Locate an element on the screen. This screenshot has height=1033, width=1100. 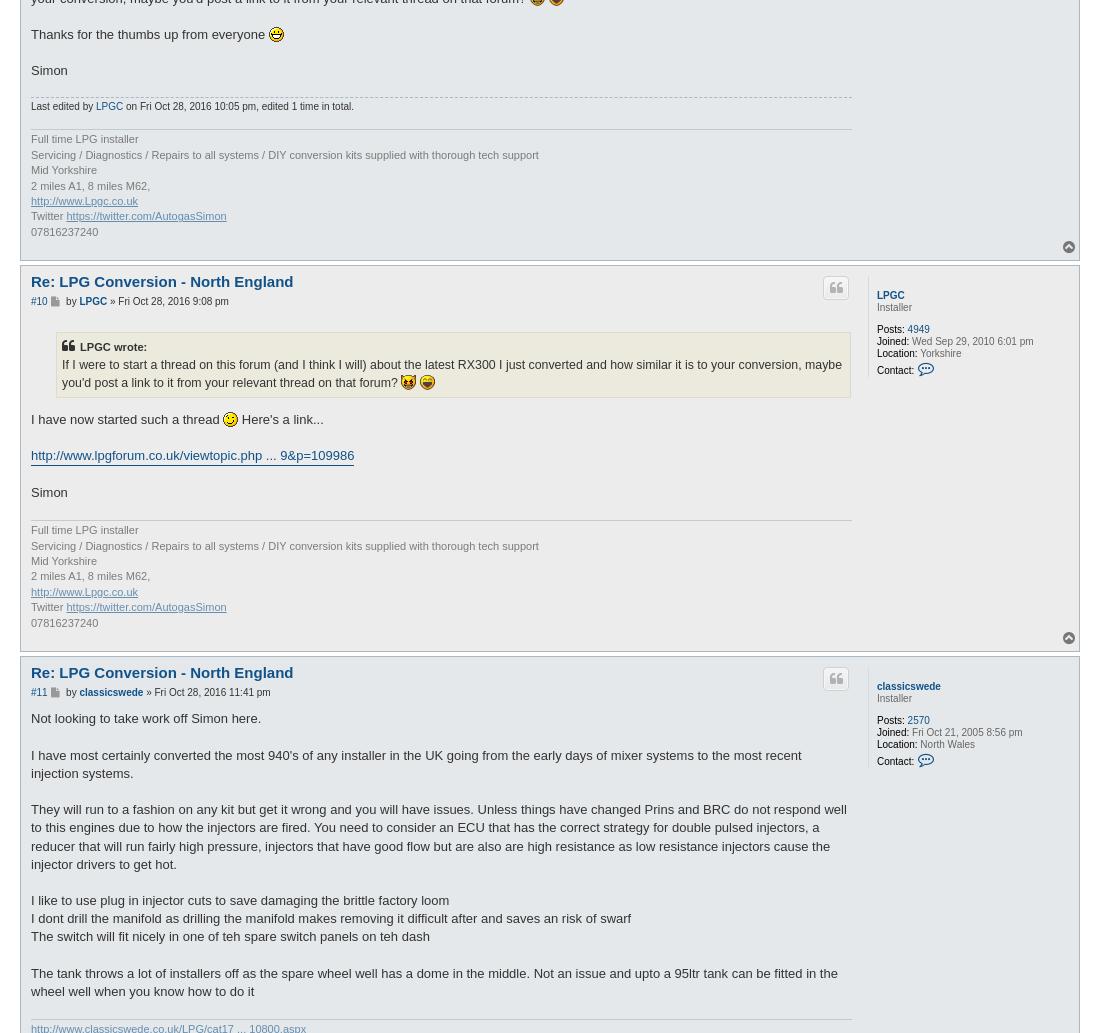
'The switch will fit nicely in one of teh spare switch panels on teh dash' is located at coordinates (30, 935).